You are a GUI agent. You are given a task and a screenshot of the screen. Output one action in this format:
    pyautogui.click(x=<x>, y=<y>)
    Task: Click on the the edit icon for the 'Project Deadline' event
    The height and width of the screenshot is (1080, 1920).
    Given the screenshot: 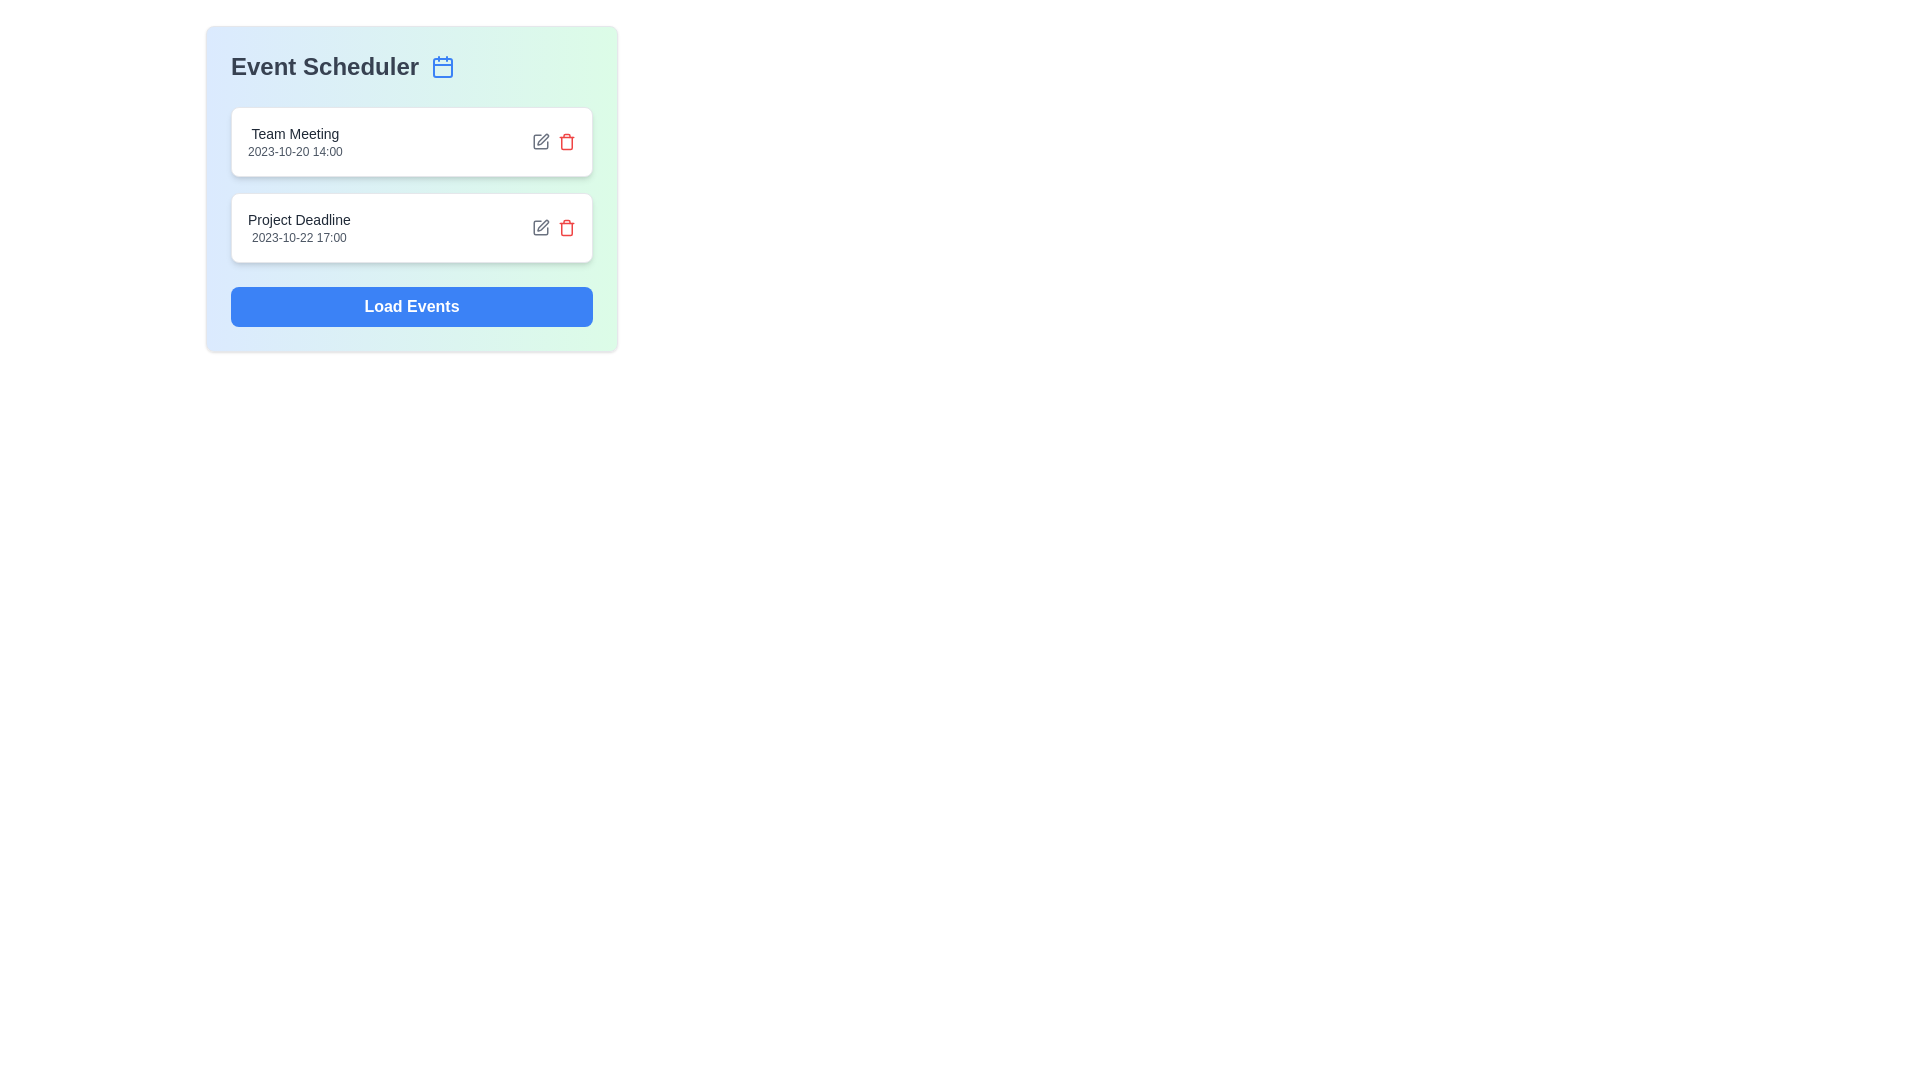 What is the action you would take?
    pyautogui.click(x=543, y=225)
    